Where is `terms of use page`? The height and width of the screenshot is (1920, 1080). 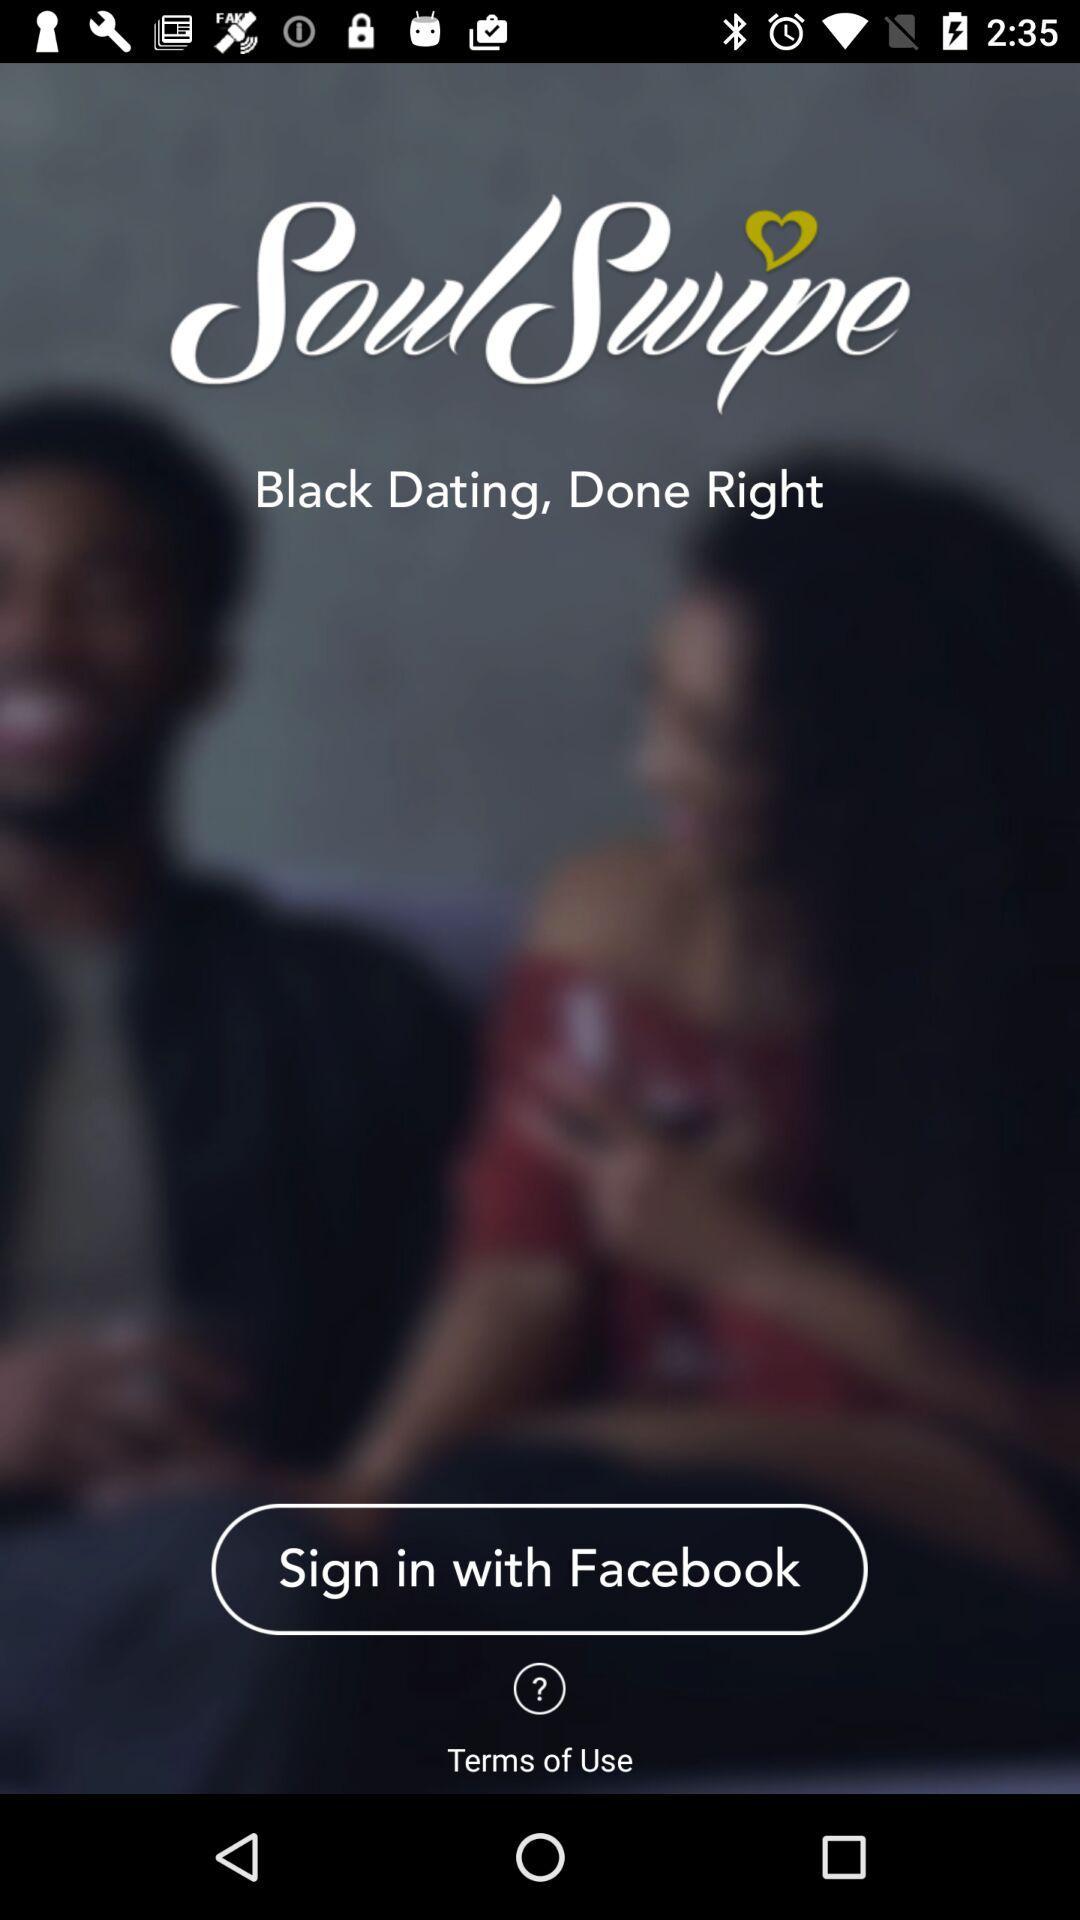 terms of use page is located at coordinates (538, 1687).